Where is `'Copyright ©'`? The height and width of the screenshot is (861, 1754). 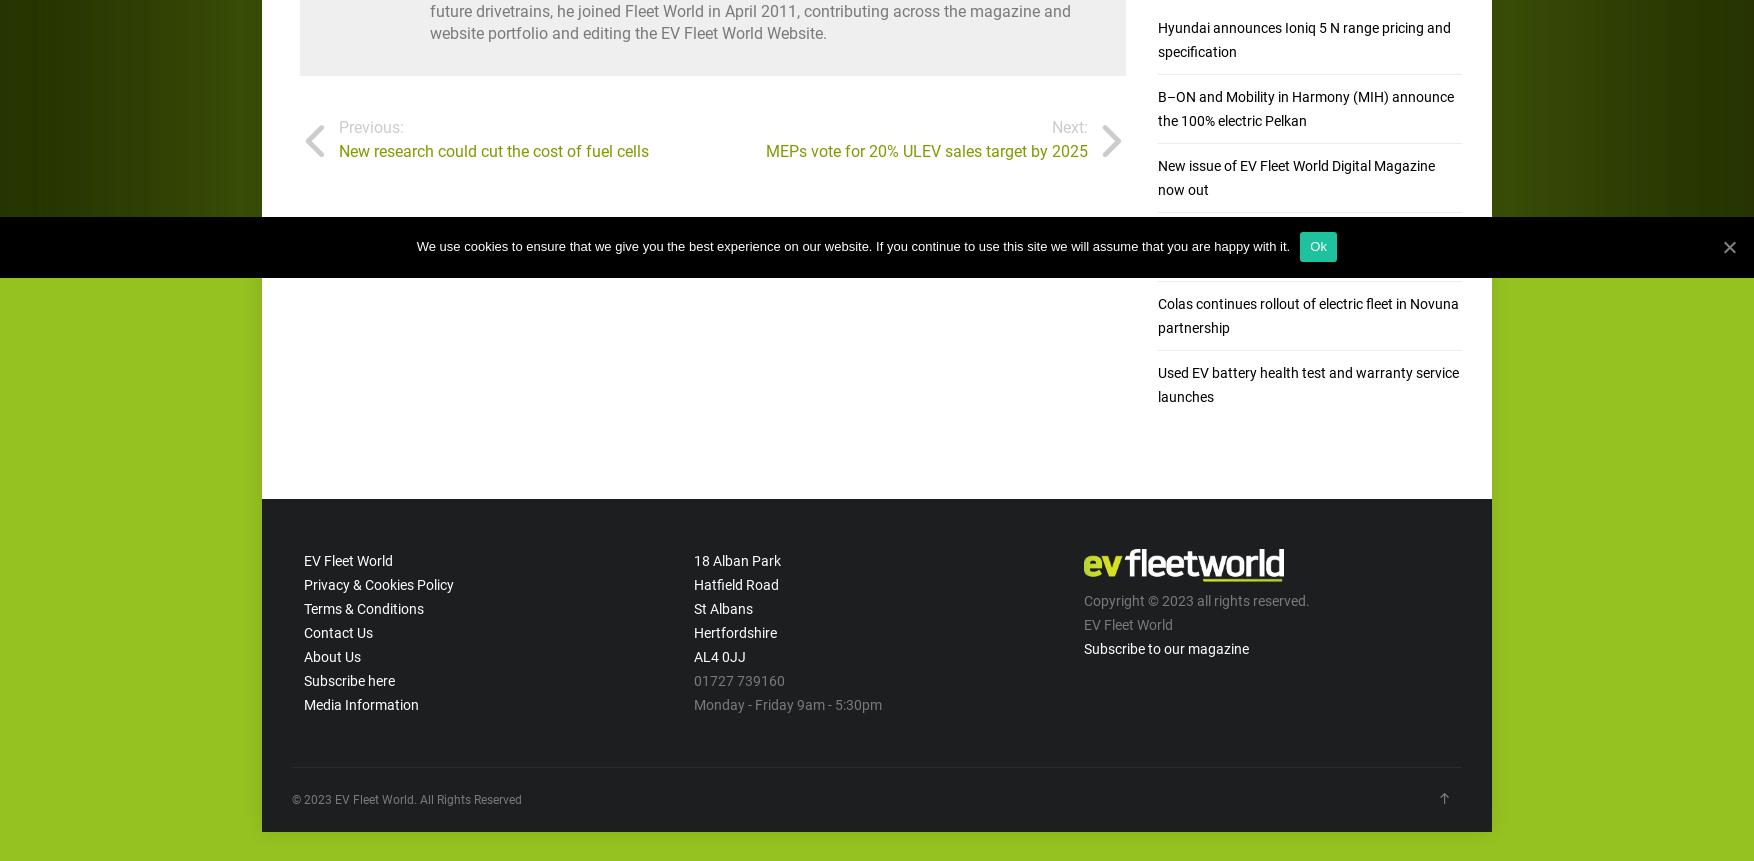
'Copyright ©' is located at coordinates (1122, 599).